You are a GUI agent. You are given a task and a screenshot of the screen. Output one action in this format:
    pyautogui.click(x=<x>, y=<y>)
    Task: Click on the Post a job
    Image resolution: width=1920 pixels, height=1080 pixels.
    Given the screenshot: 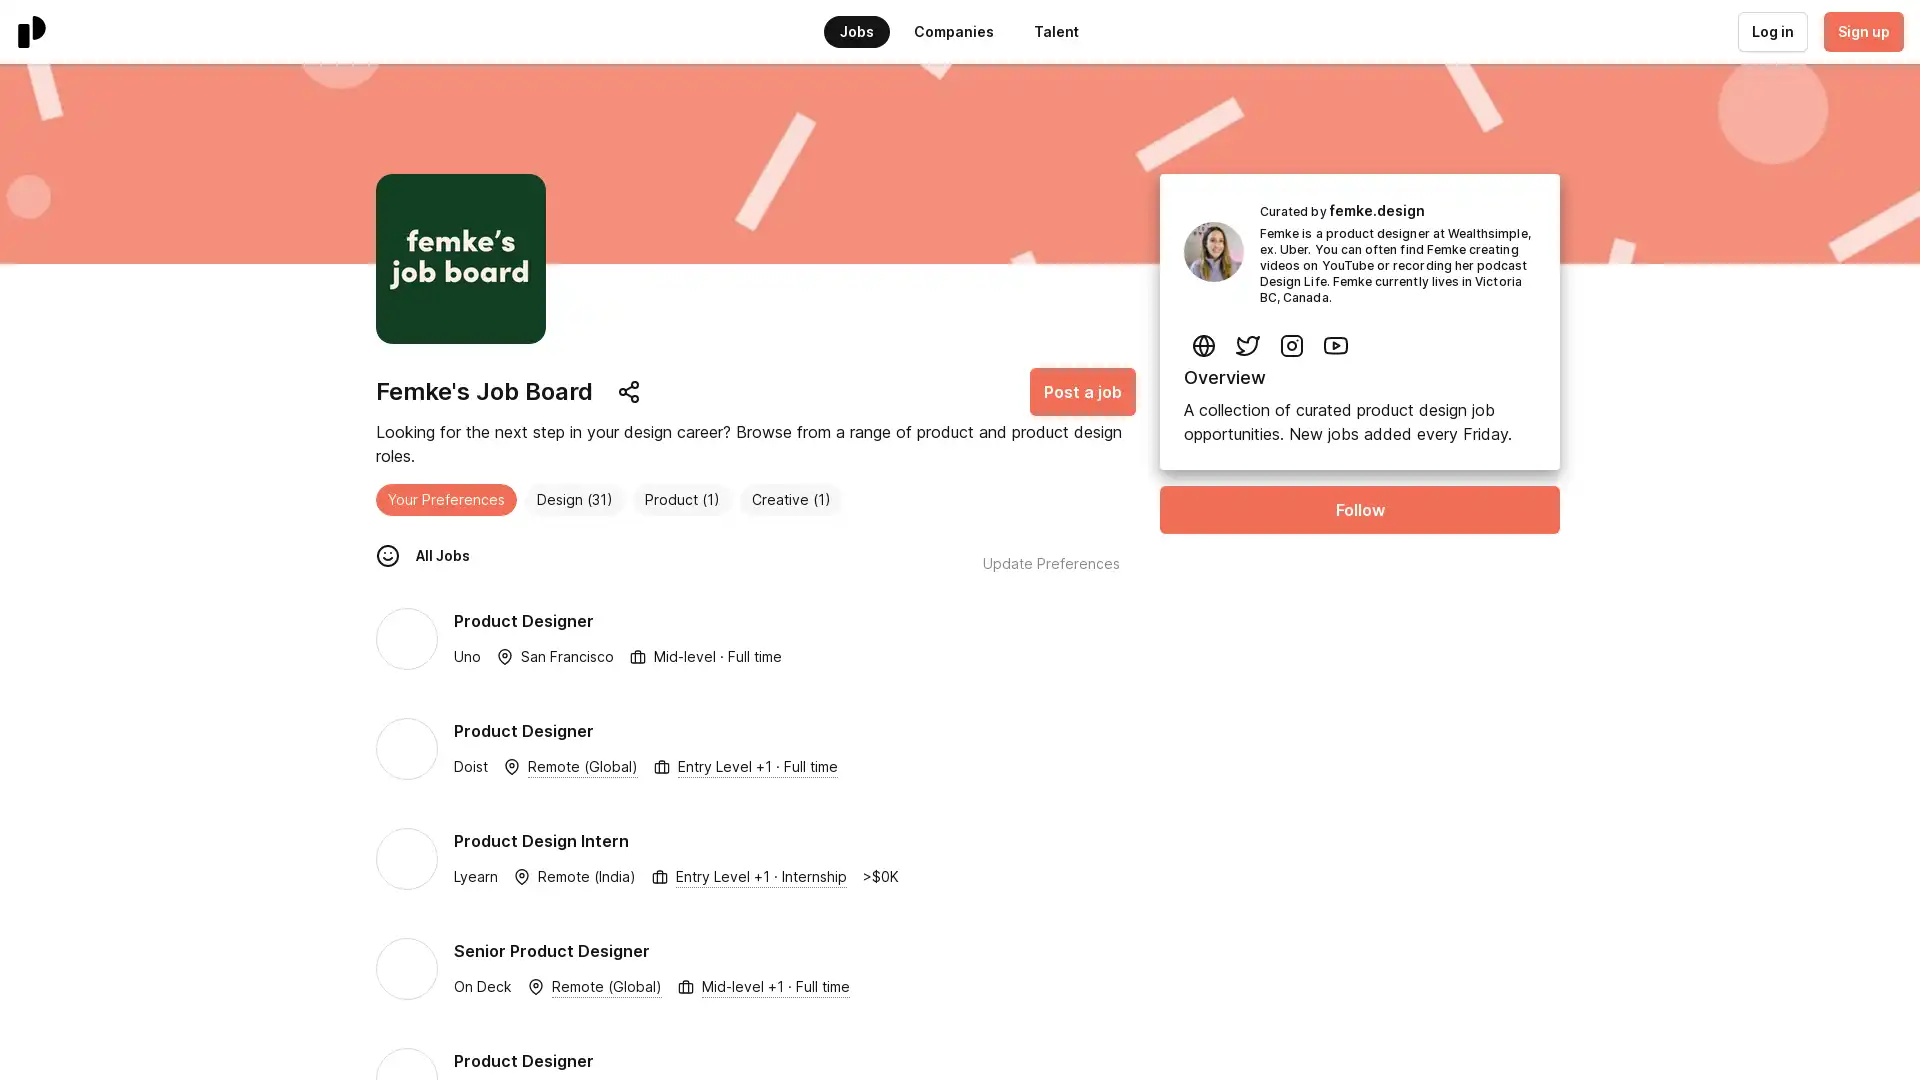 What is the action you would take?
    pyautogui.click(x=1082, y=392)
    